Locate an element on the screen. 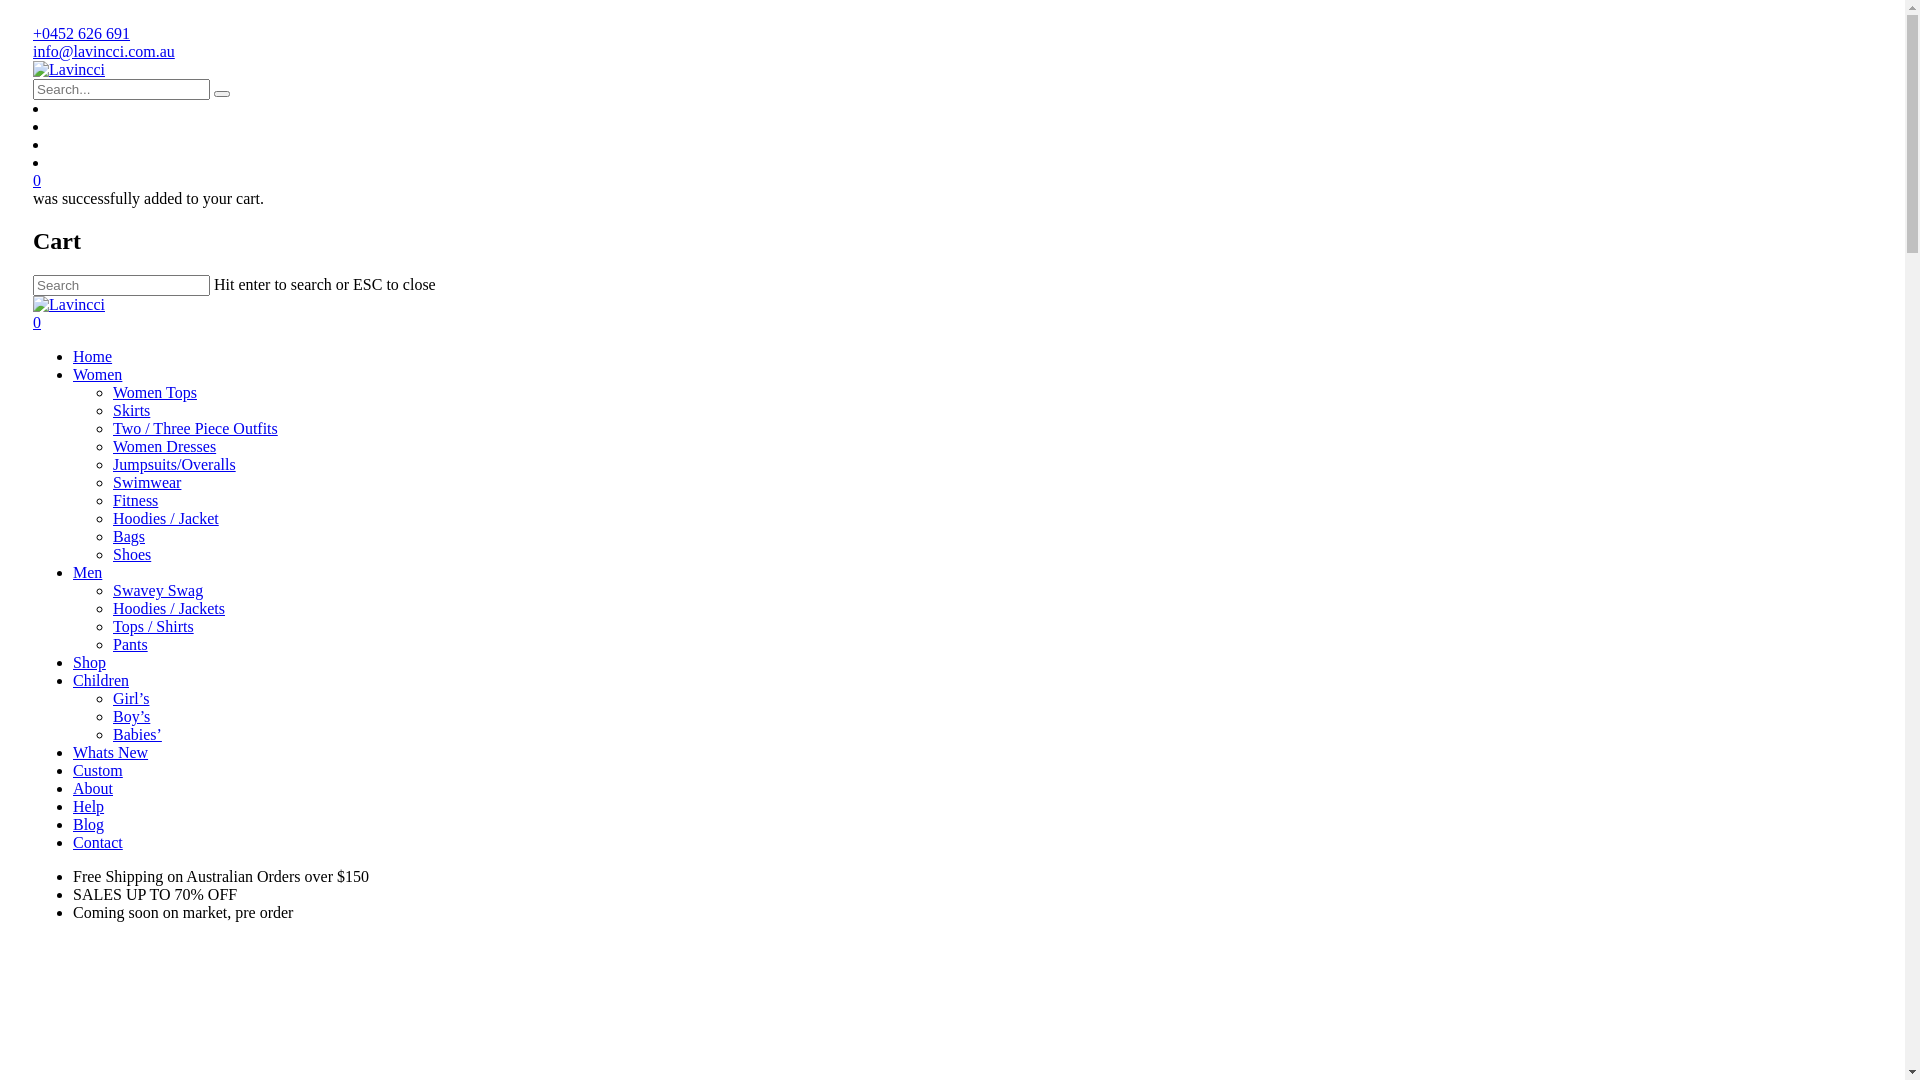 Image resolution: width=1920 pixels, height=1080 pixels. 'Home' is located at coordinates (91, 355).